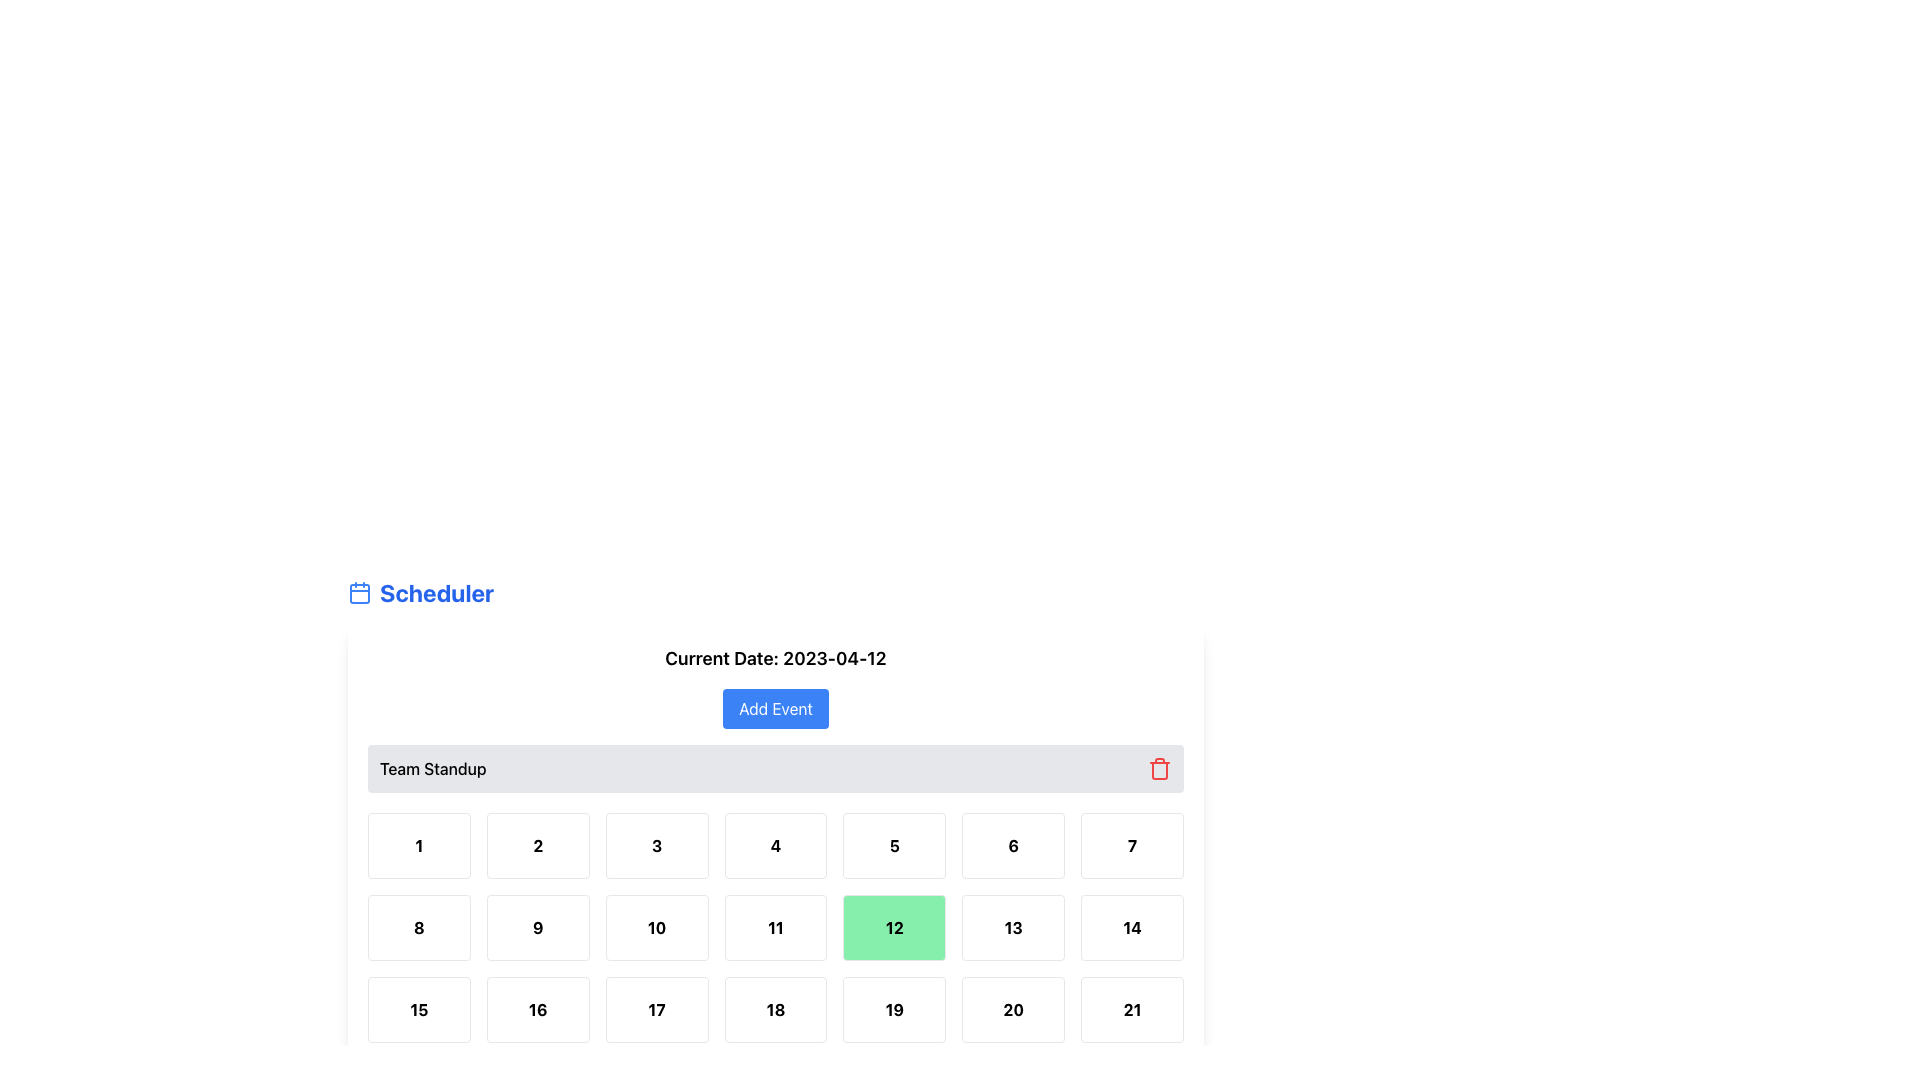 Image resolution: width=1920 pixels, height=1080 pixels. What do you see at coordinates (1013, 845) in the screenshot?
I see `the Calendar date cell displaying the number '6'` at bounding box center [1013, 845].